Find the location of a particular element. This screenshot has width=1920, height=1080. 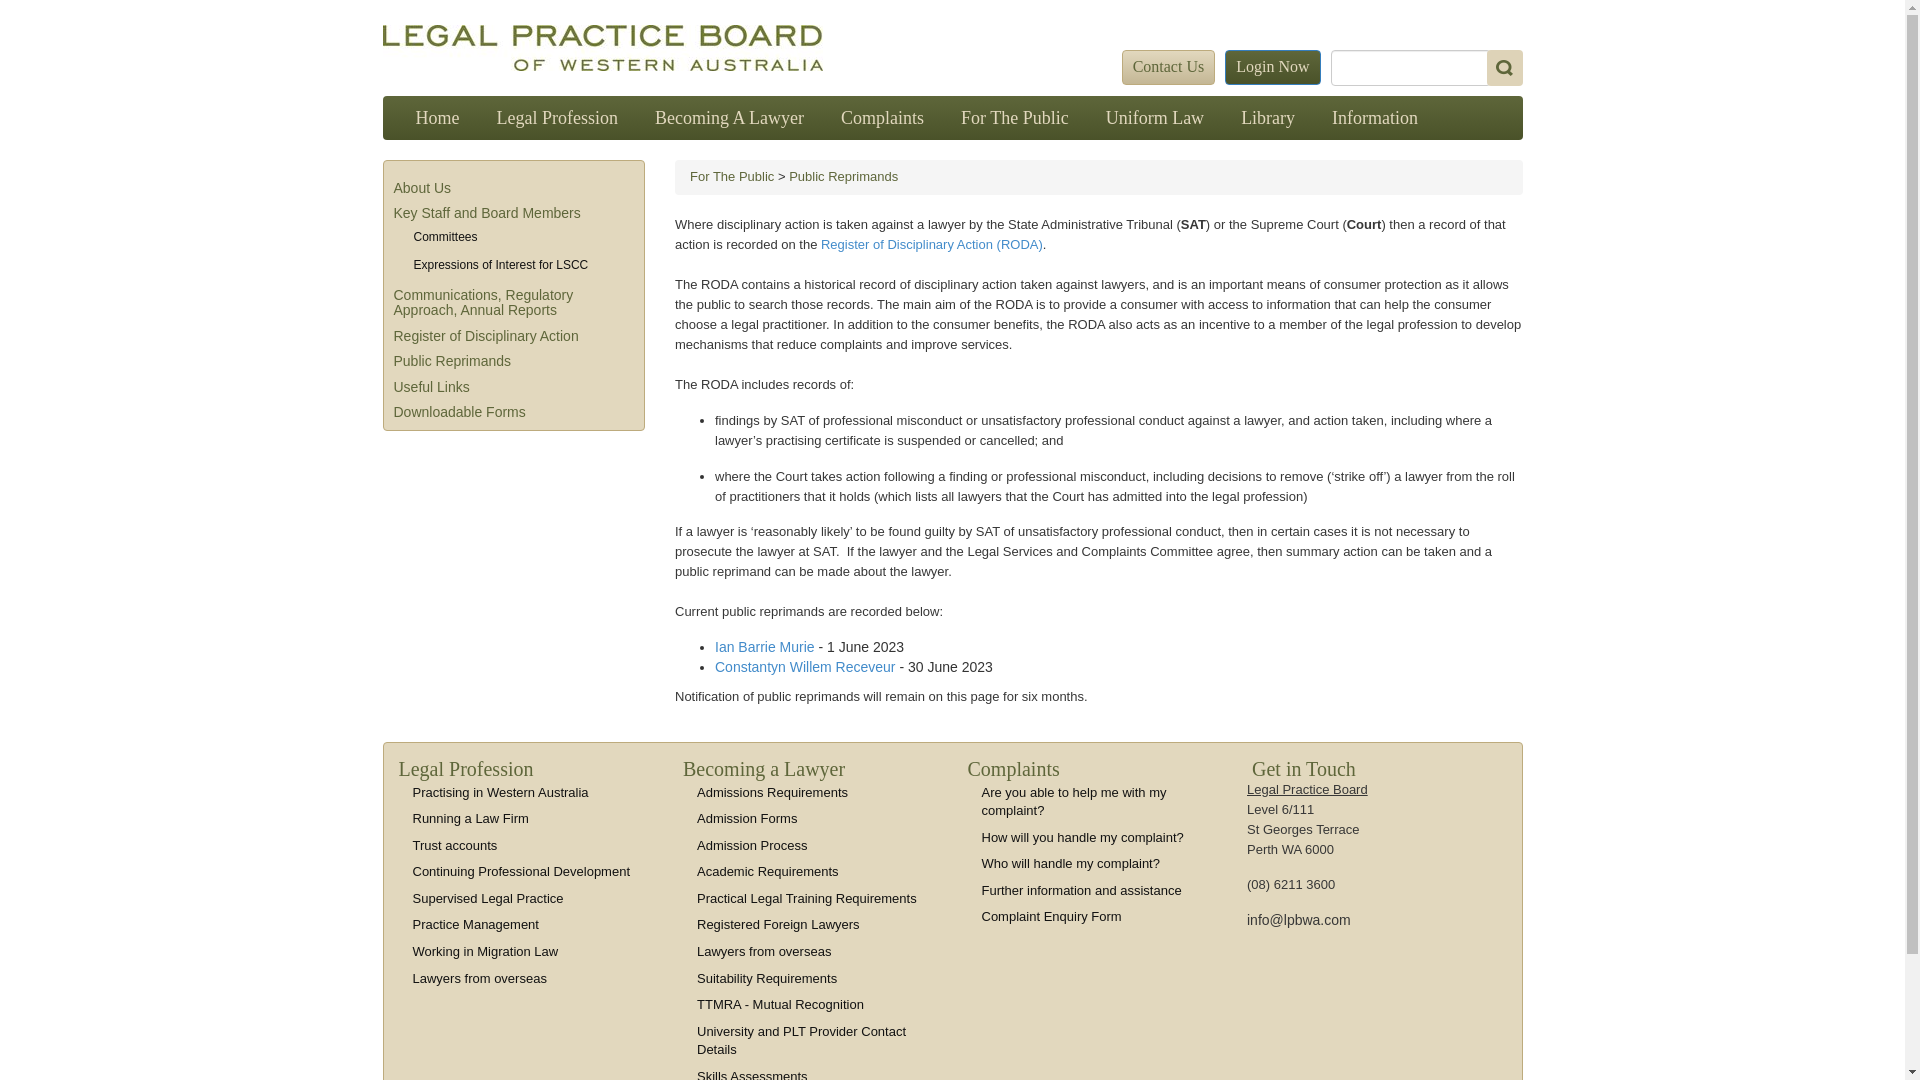

'Trust accounts' is located at coordinates (453, 845).